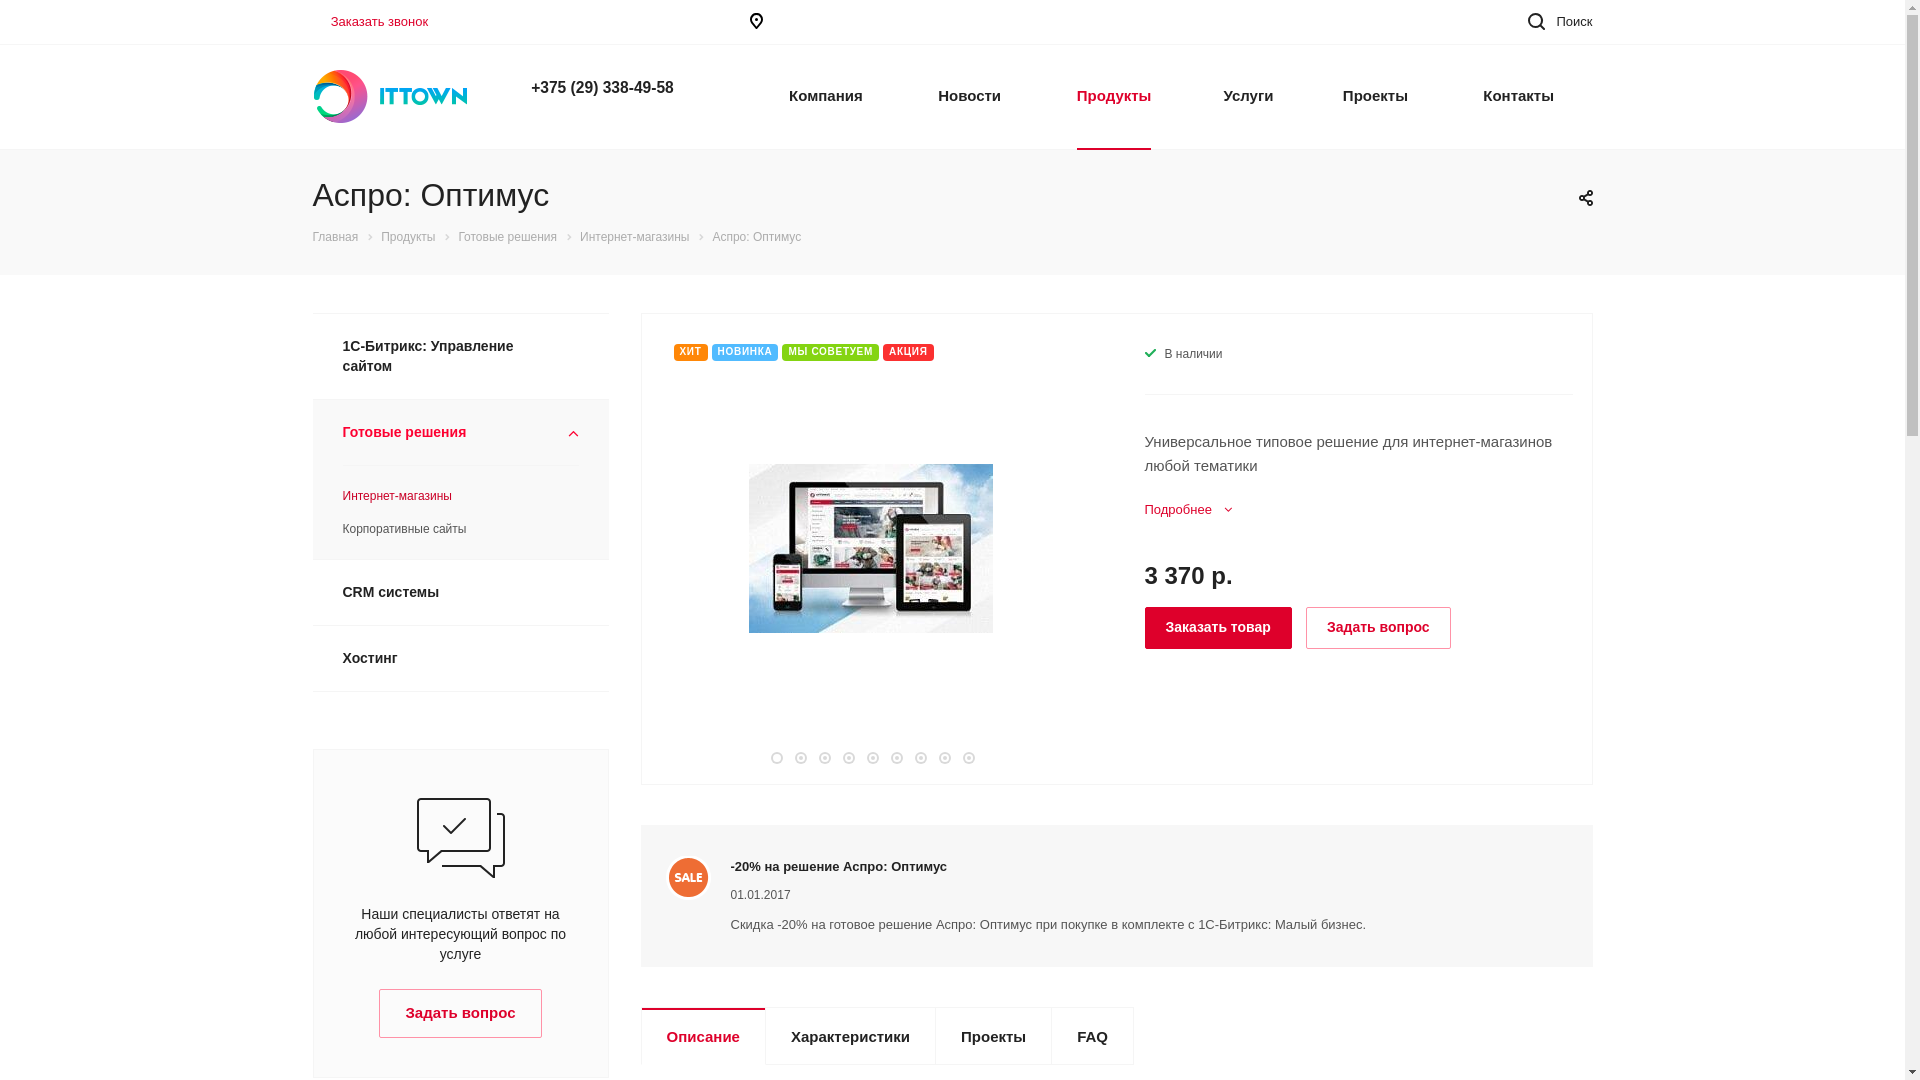 The height and width of the screenshot is (1080, 1920). I want to click on '7', so click(919, 758).